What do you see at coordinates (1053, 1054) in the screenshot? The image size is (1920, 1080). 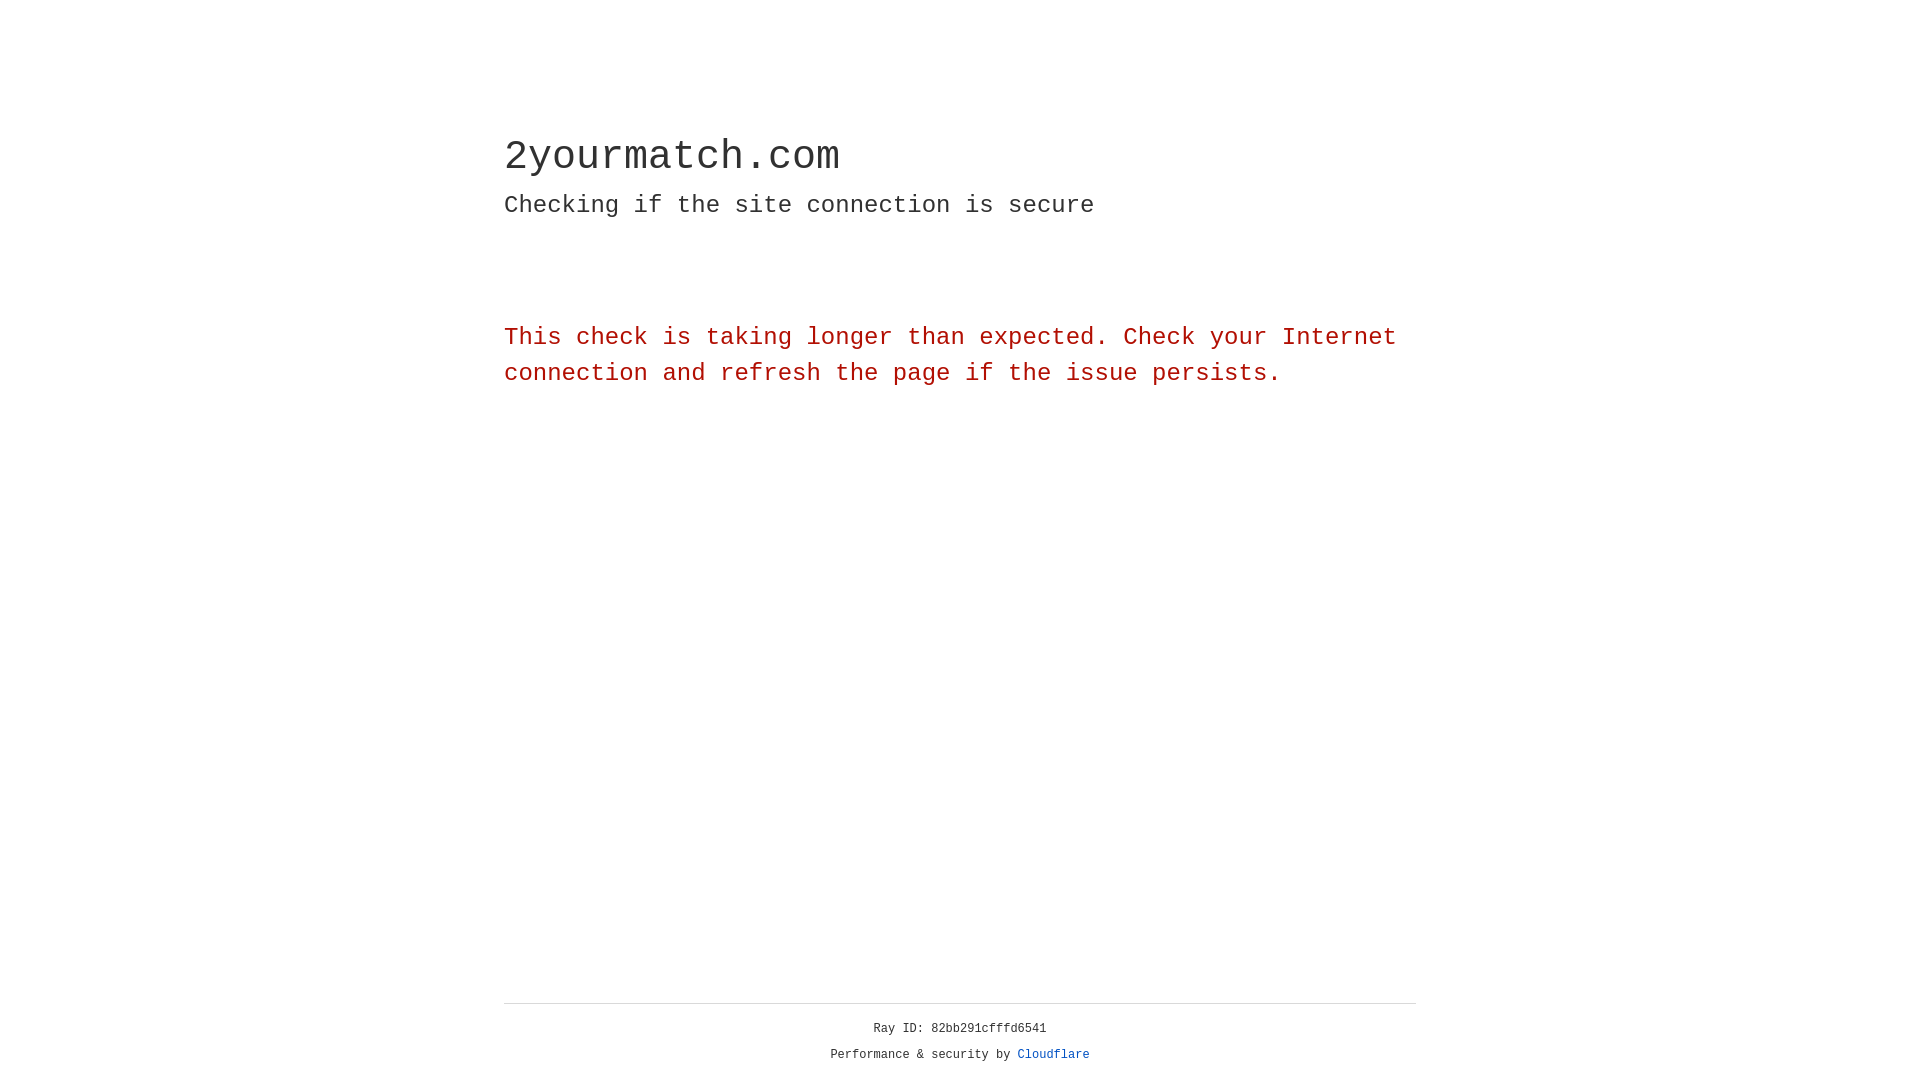 I see `'Cloudflare'` at bounding box center [1053, 1054].